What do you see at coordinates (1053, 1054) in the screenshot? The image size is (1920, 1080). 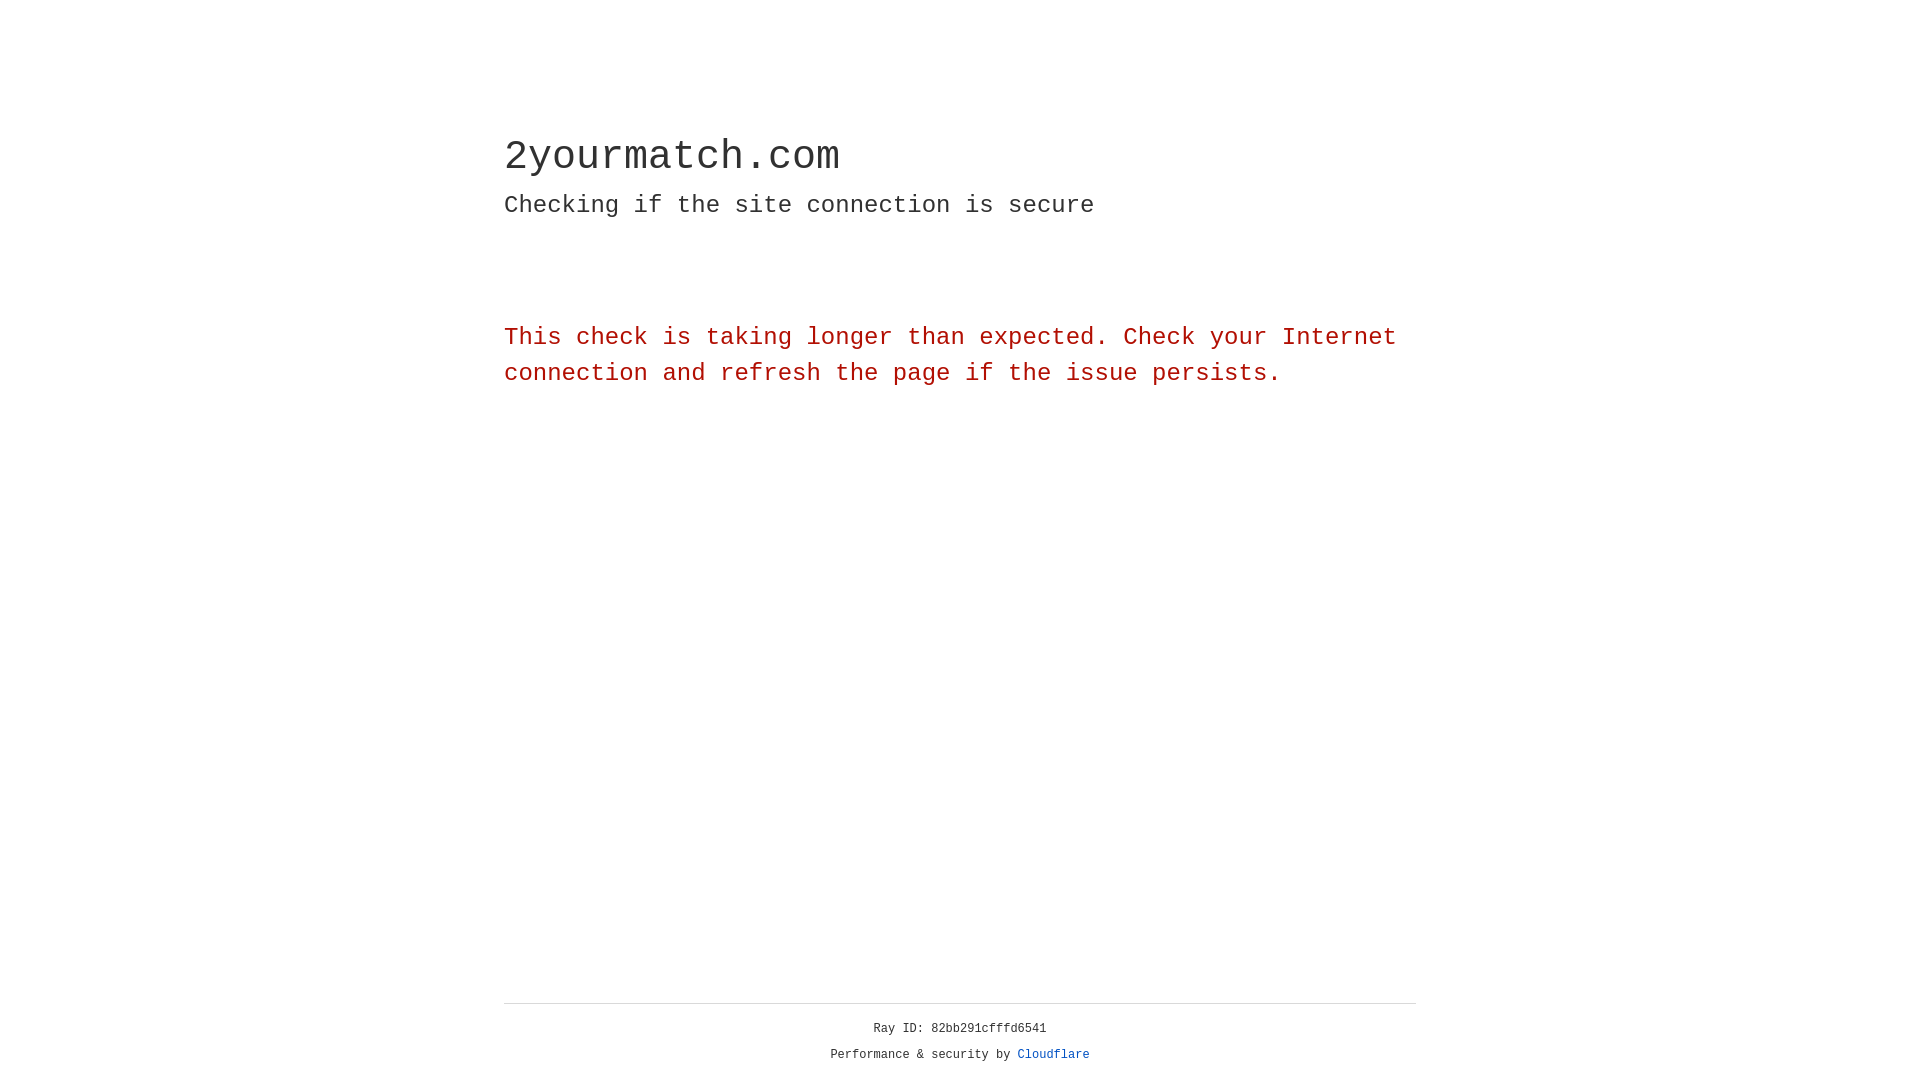 I see `'Cloudflare'` at bounding box center [1053, 1054].